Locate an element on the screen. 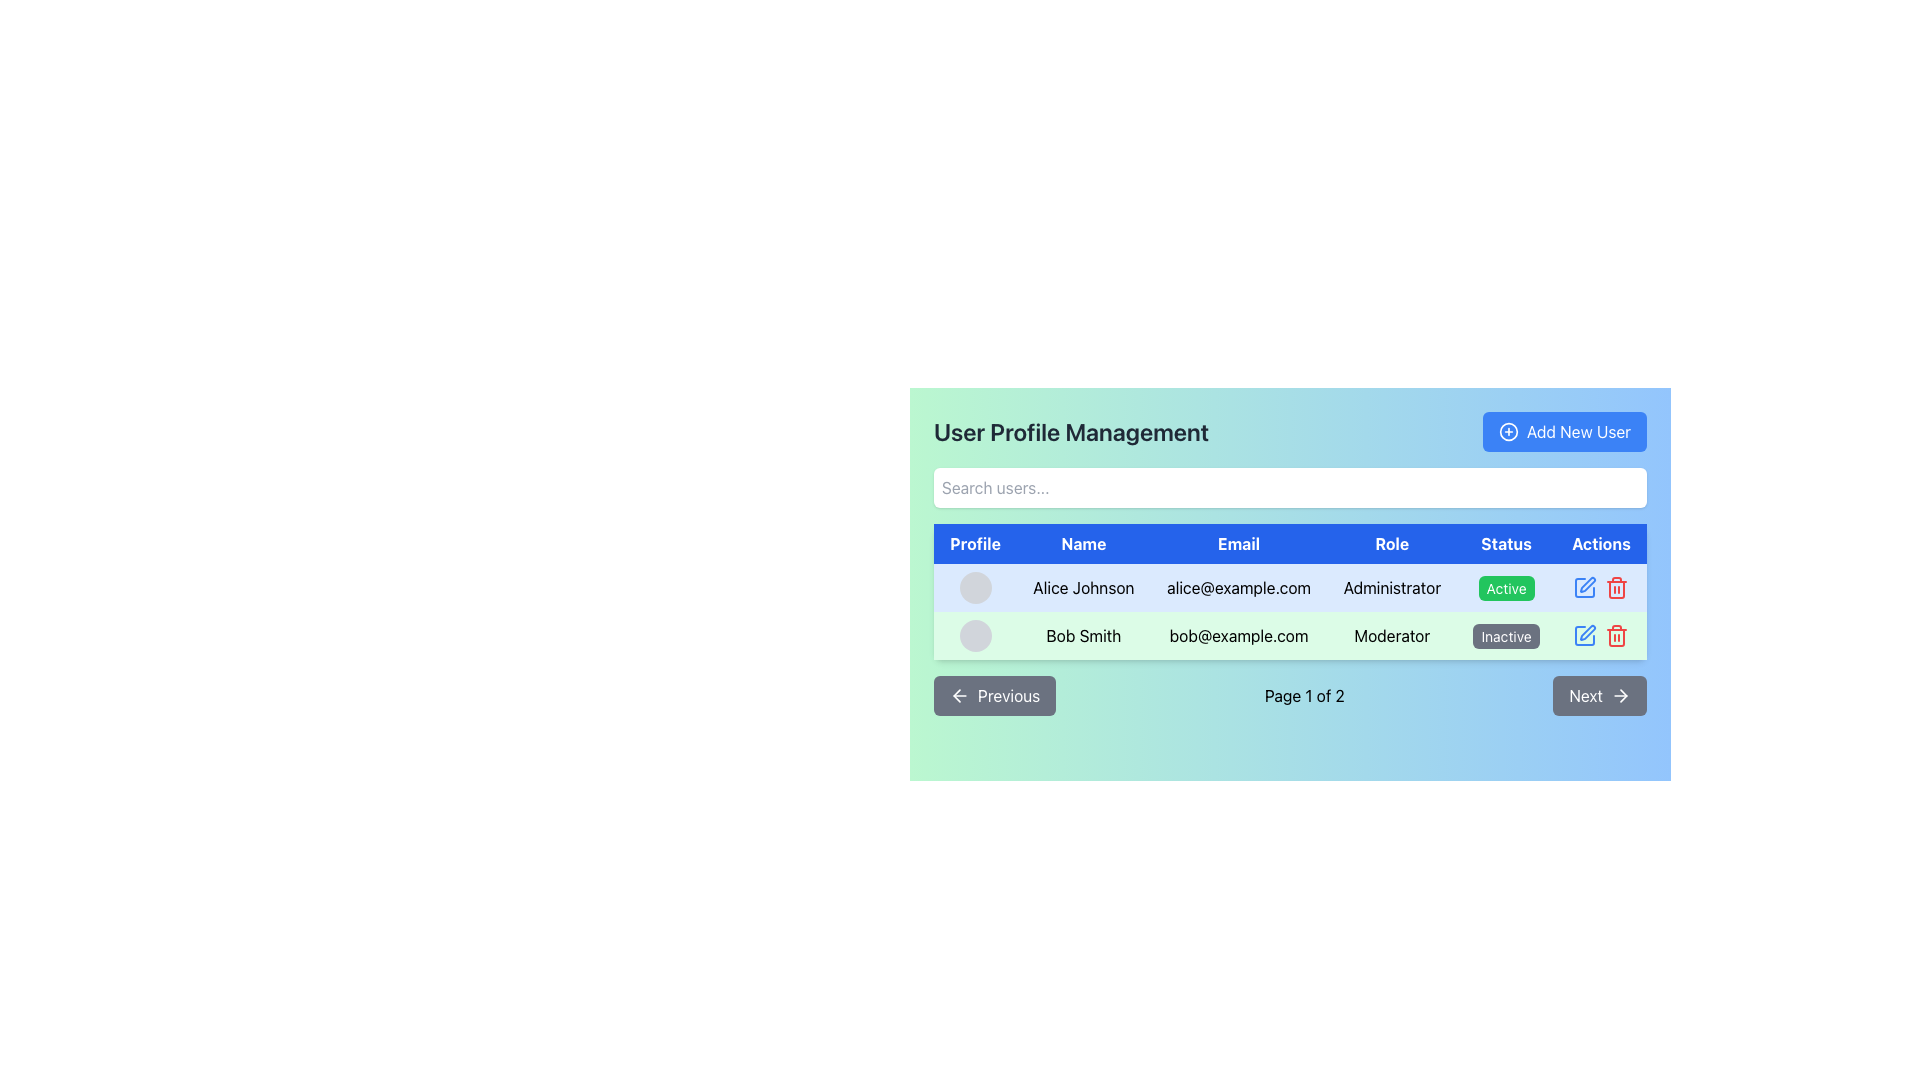  the small rectangular button with a green background and white text that reads 'Active' located in the 'Status' column for 'Alice Johnson', positioned between the 'Role' and 'Actions' columns is located at coordinates (1506, 586).